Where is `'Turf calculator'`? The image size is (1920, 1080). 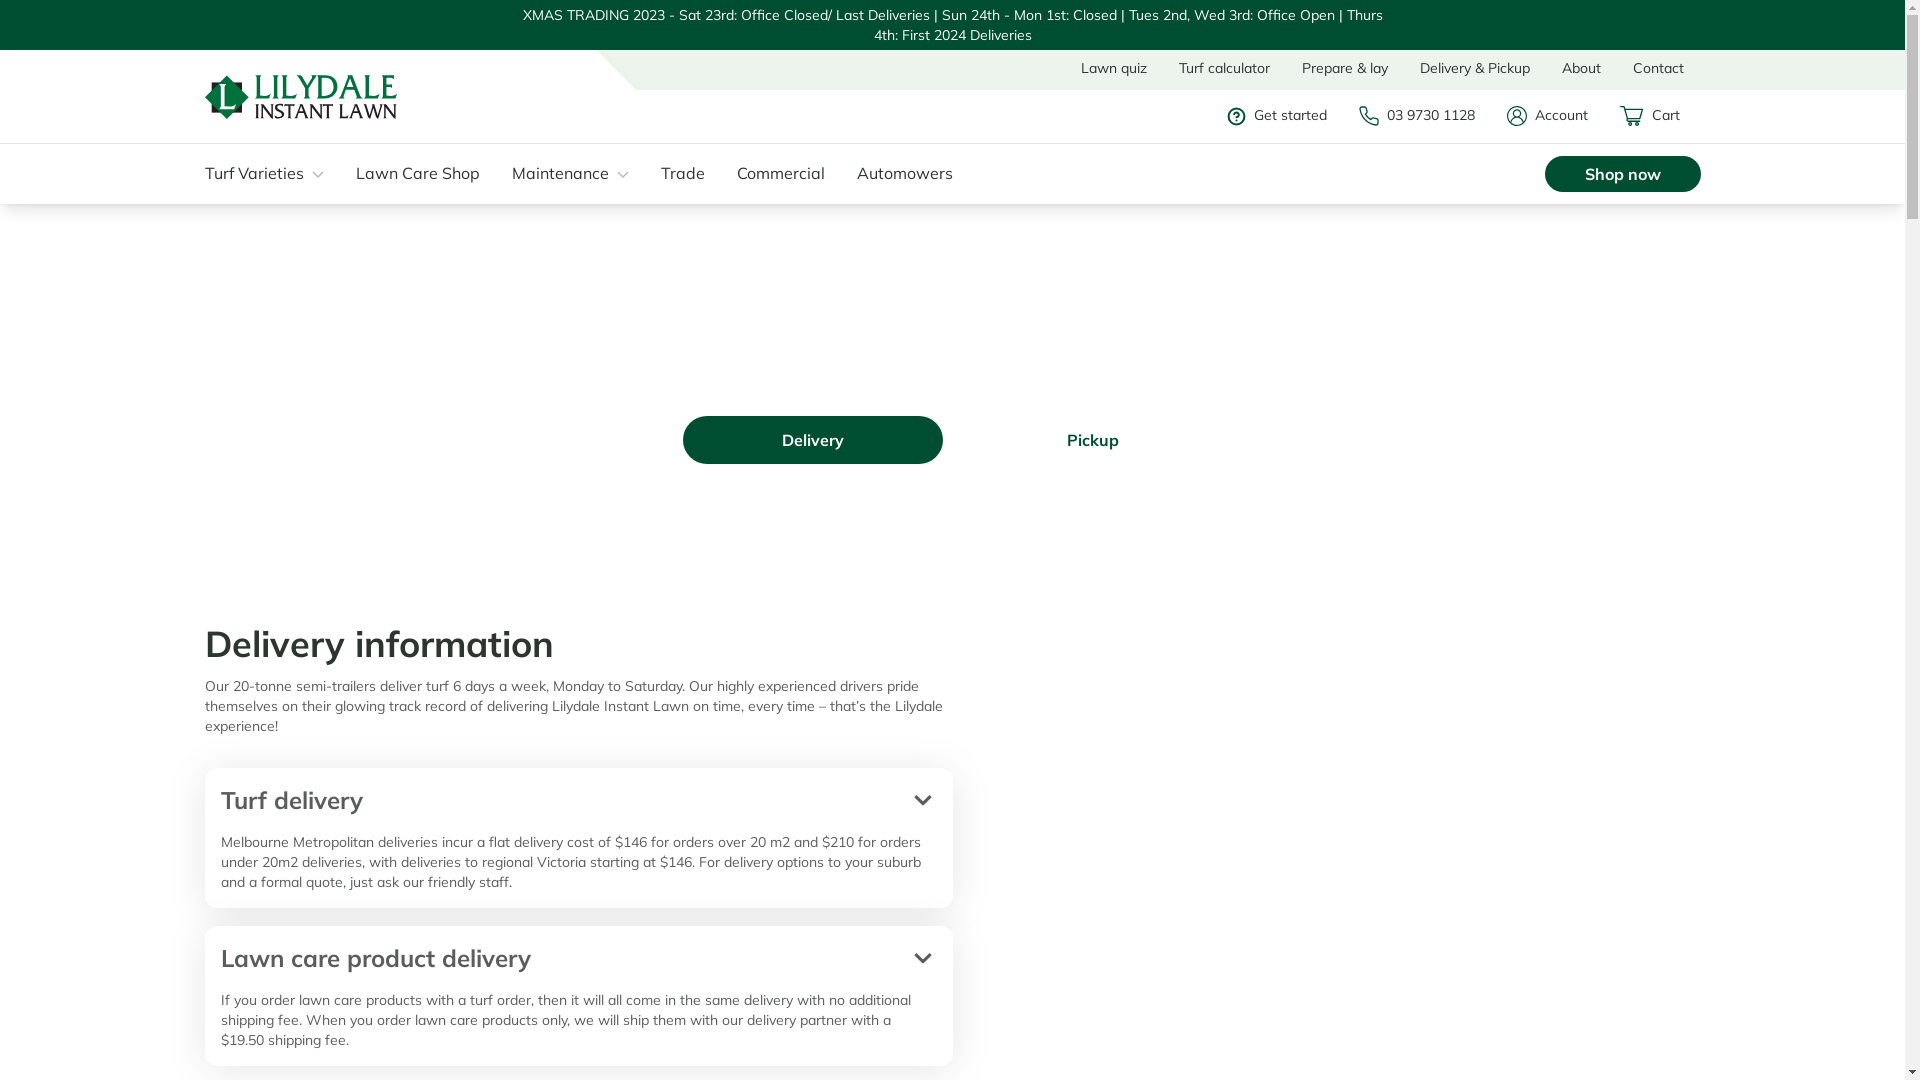
'Turf calculator' is located at coordinates (1223, 67).